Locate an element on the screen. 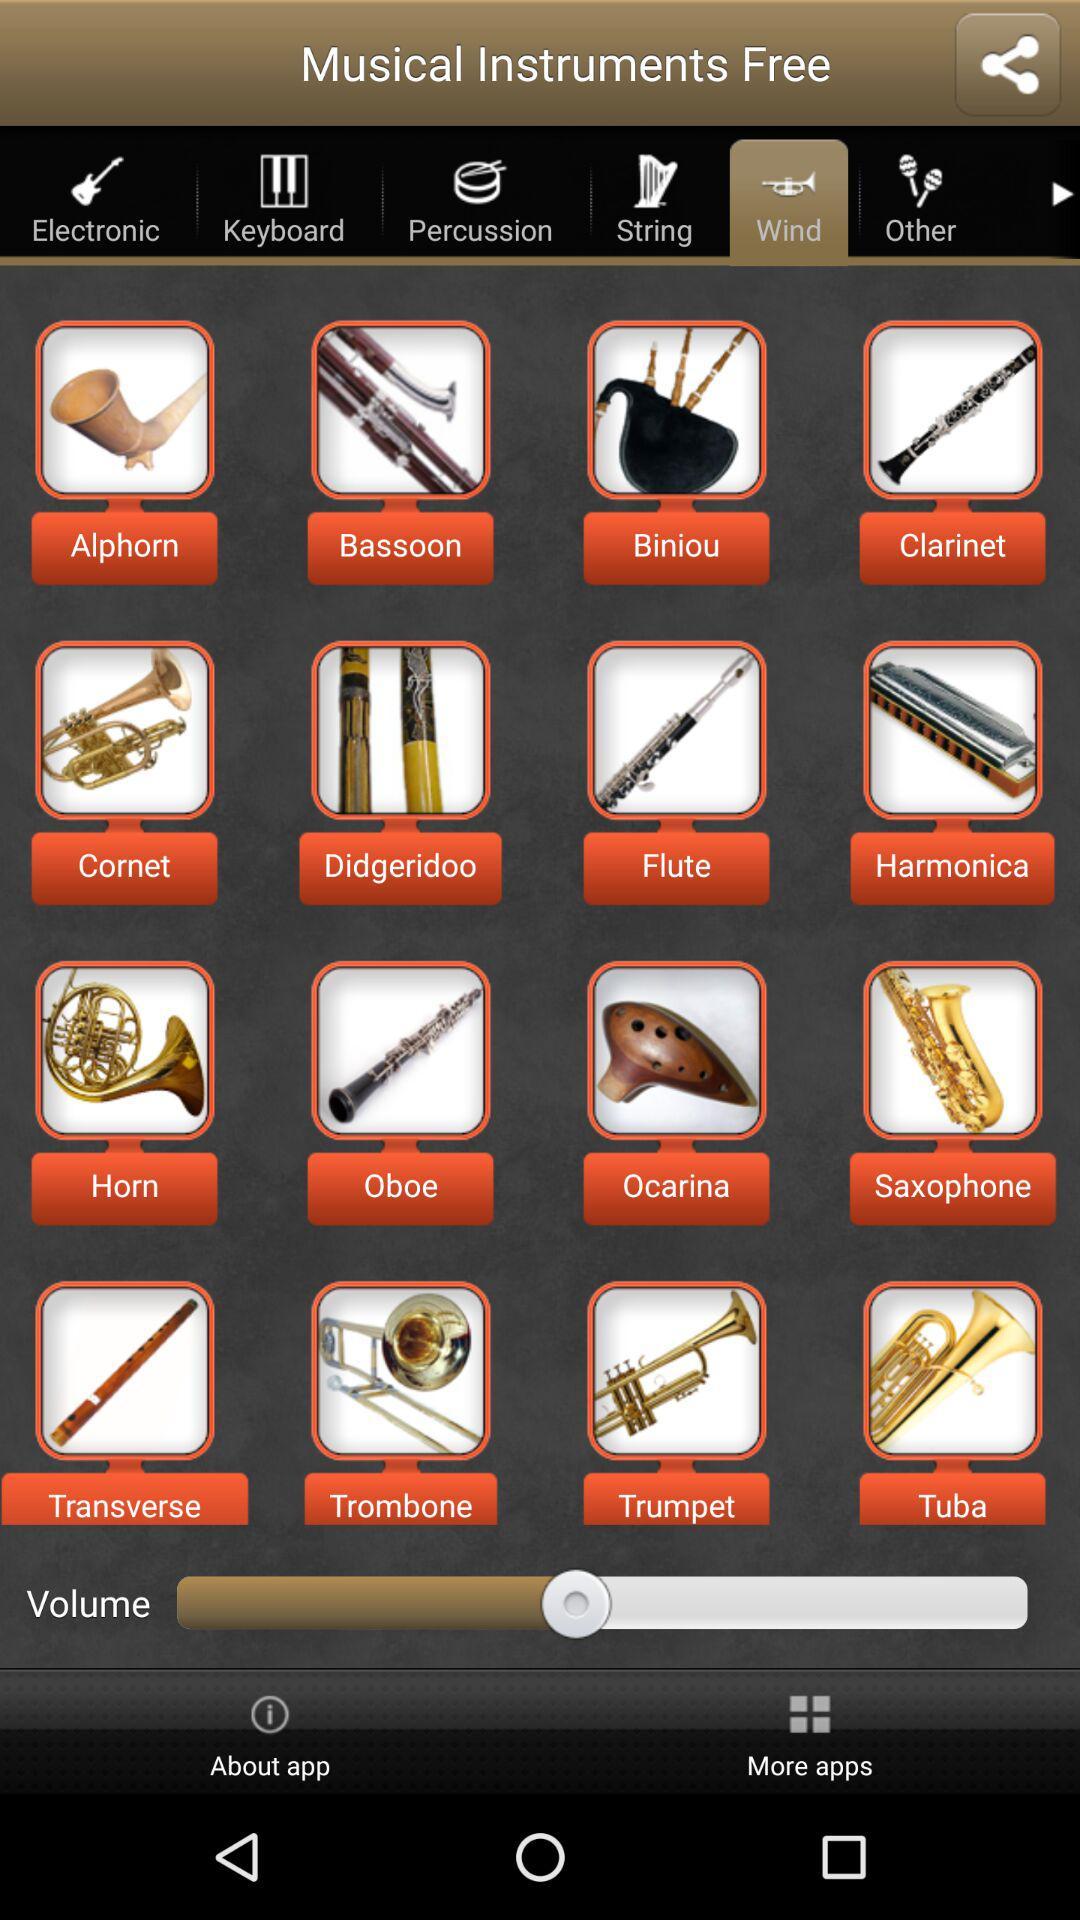 The height and width of the screenshot is (1920, 1080). saxophone is located at coordinates (951, 1049).